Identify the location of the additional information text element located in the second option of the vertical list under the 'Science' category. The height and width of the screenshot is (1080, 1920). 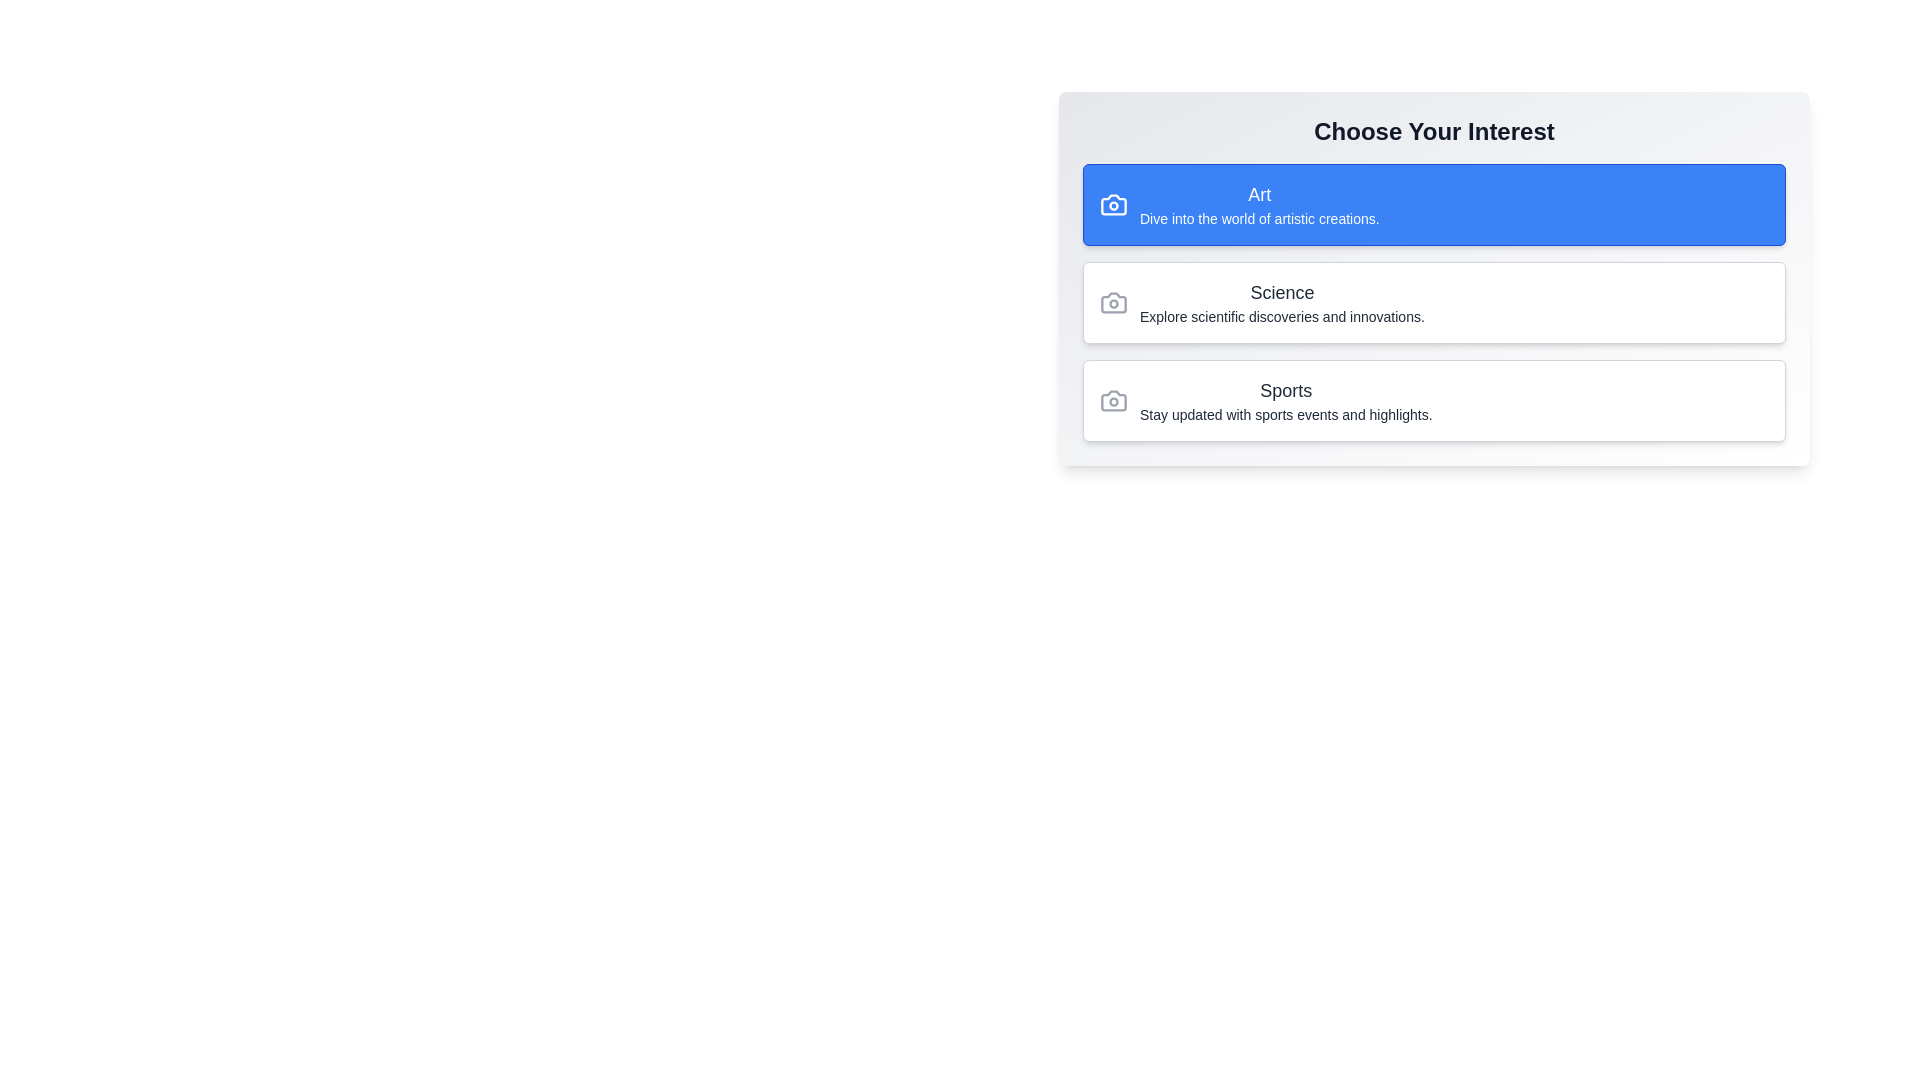
(1282, 315).